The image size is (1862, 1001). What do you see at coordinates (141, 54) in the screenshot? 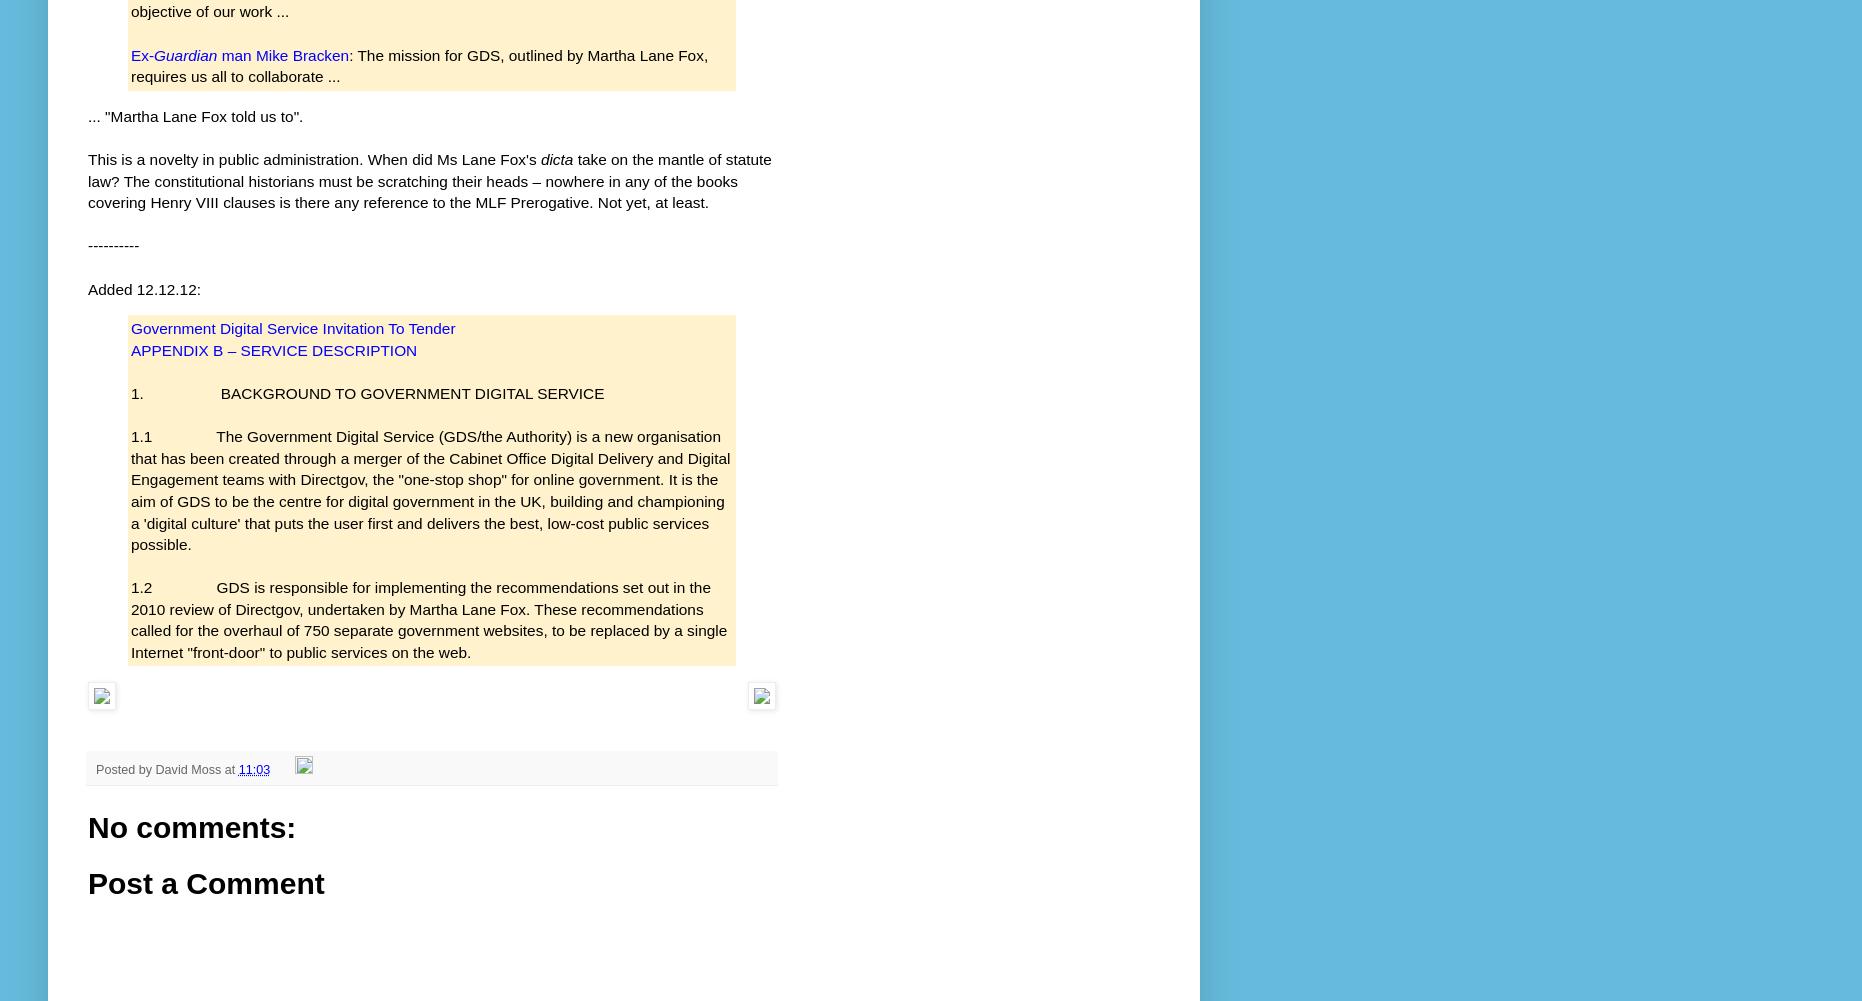
I see `'Ex-'` at bounding box center [141, 54].